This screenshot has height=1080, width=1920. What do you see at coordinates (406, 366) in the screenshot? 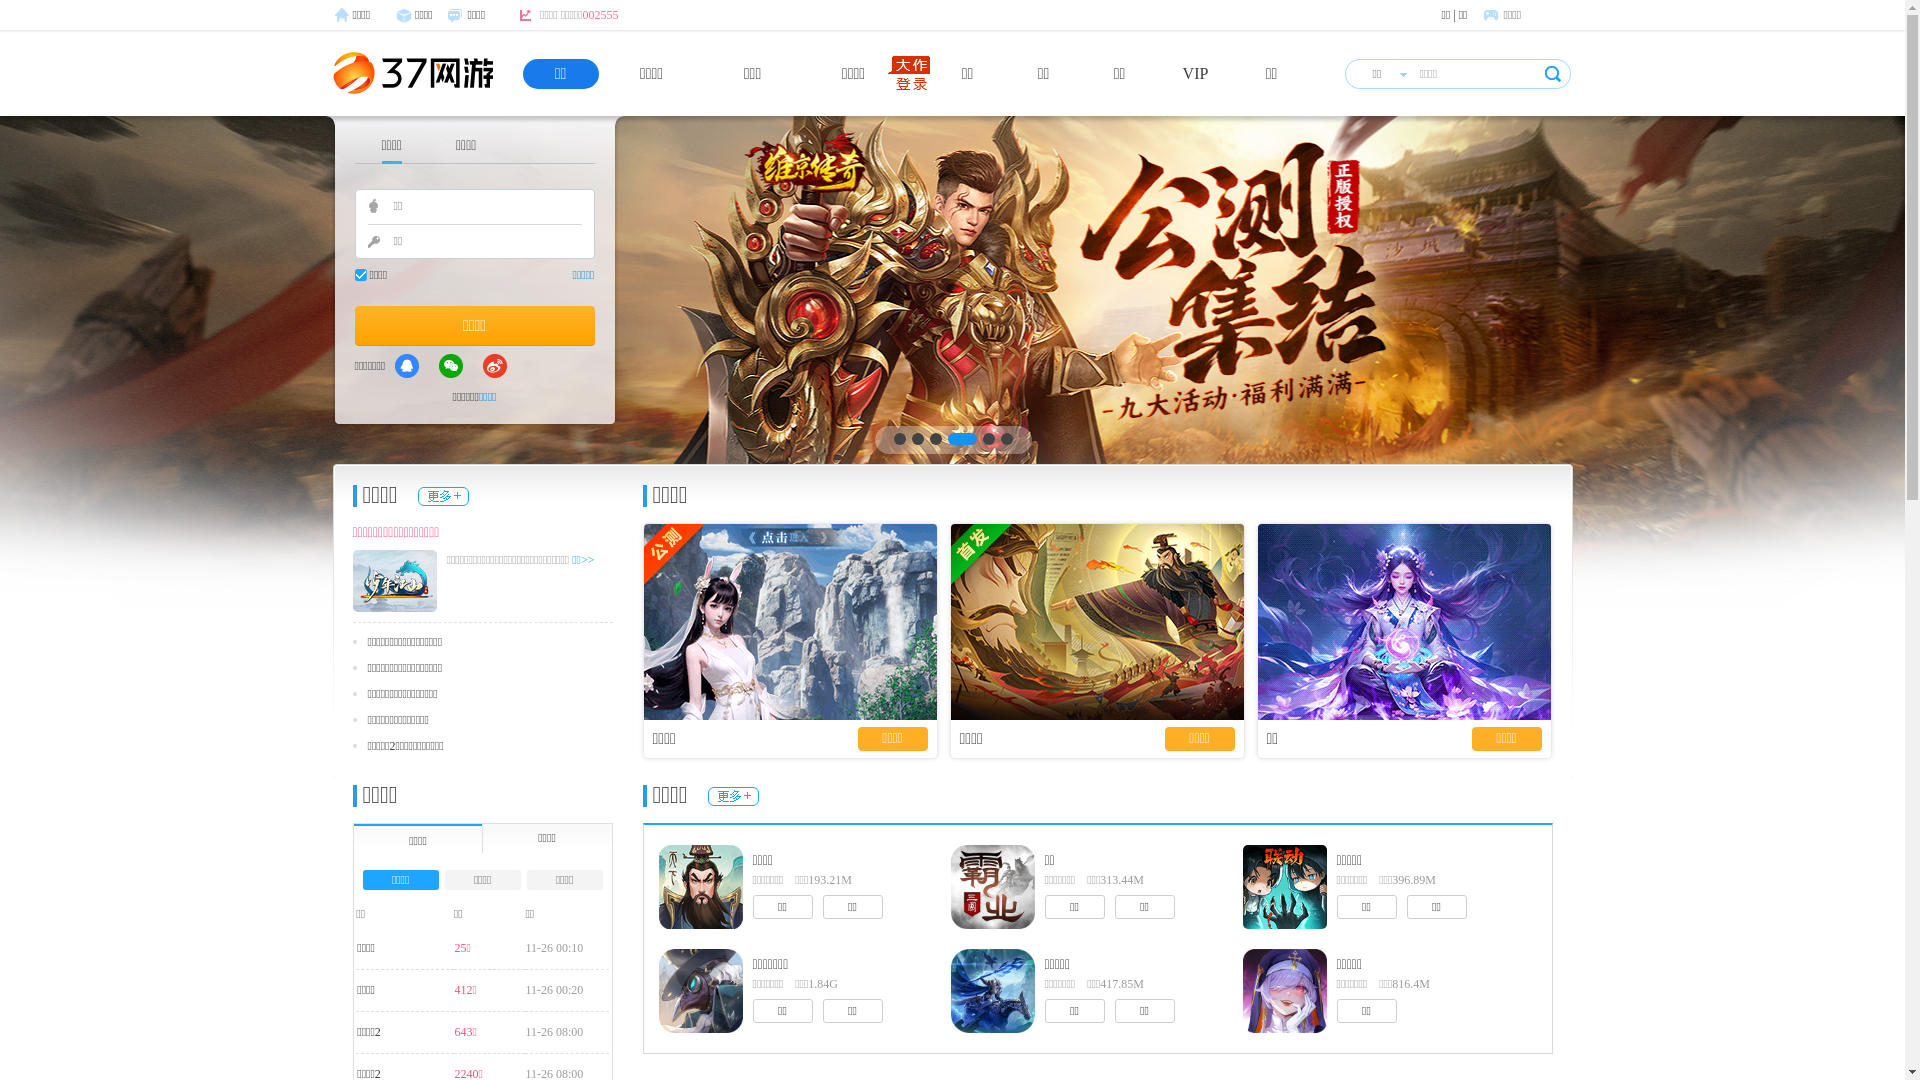
I see `'QQ'` at bounding box center [406, 366].